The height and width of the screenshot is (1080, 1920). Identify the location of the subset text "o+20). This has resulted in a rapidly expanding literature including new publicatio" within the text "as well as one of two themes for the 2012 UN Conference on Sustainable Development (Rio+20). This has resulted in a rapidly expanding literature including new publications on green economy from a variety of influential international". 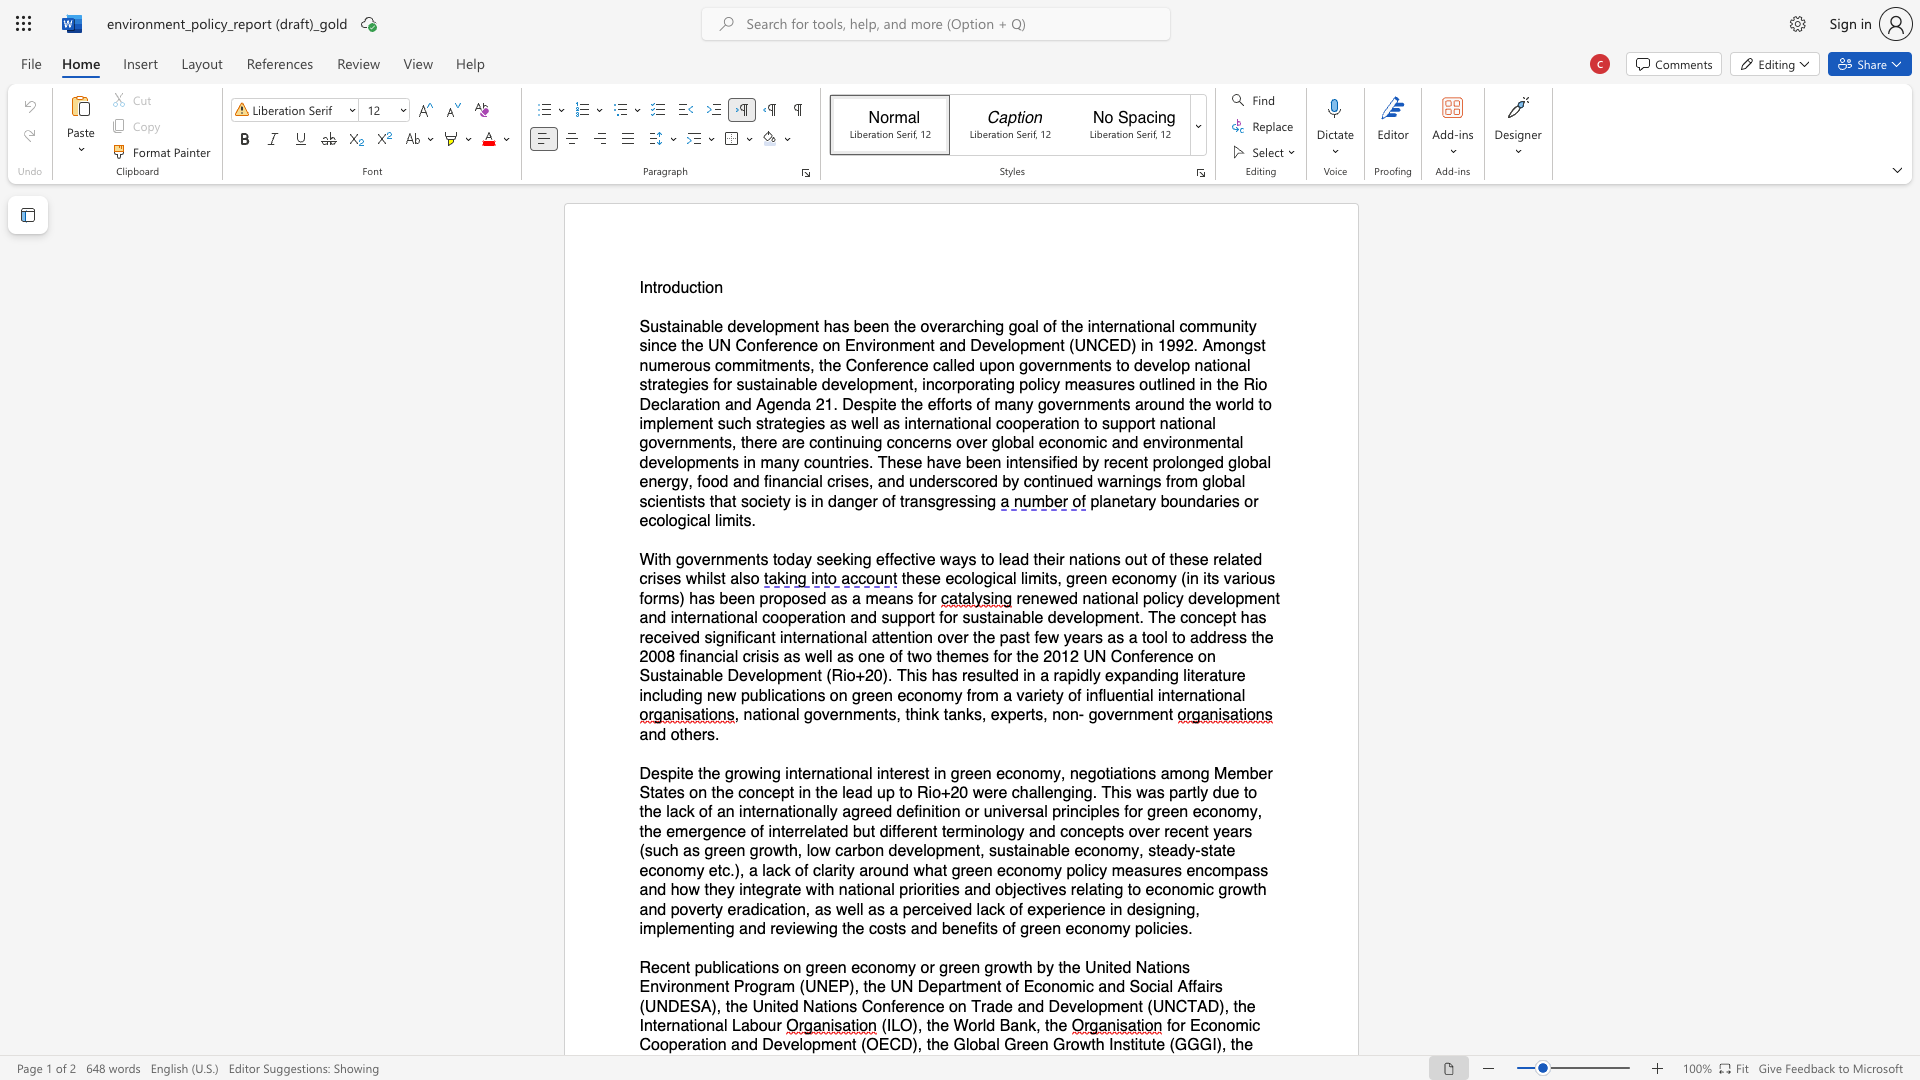
(846, 675).